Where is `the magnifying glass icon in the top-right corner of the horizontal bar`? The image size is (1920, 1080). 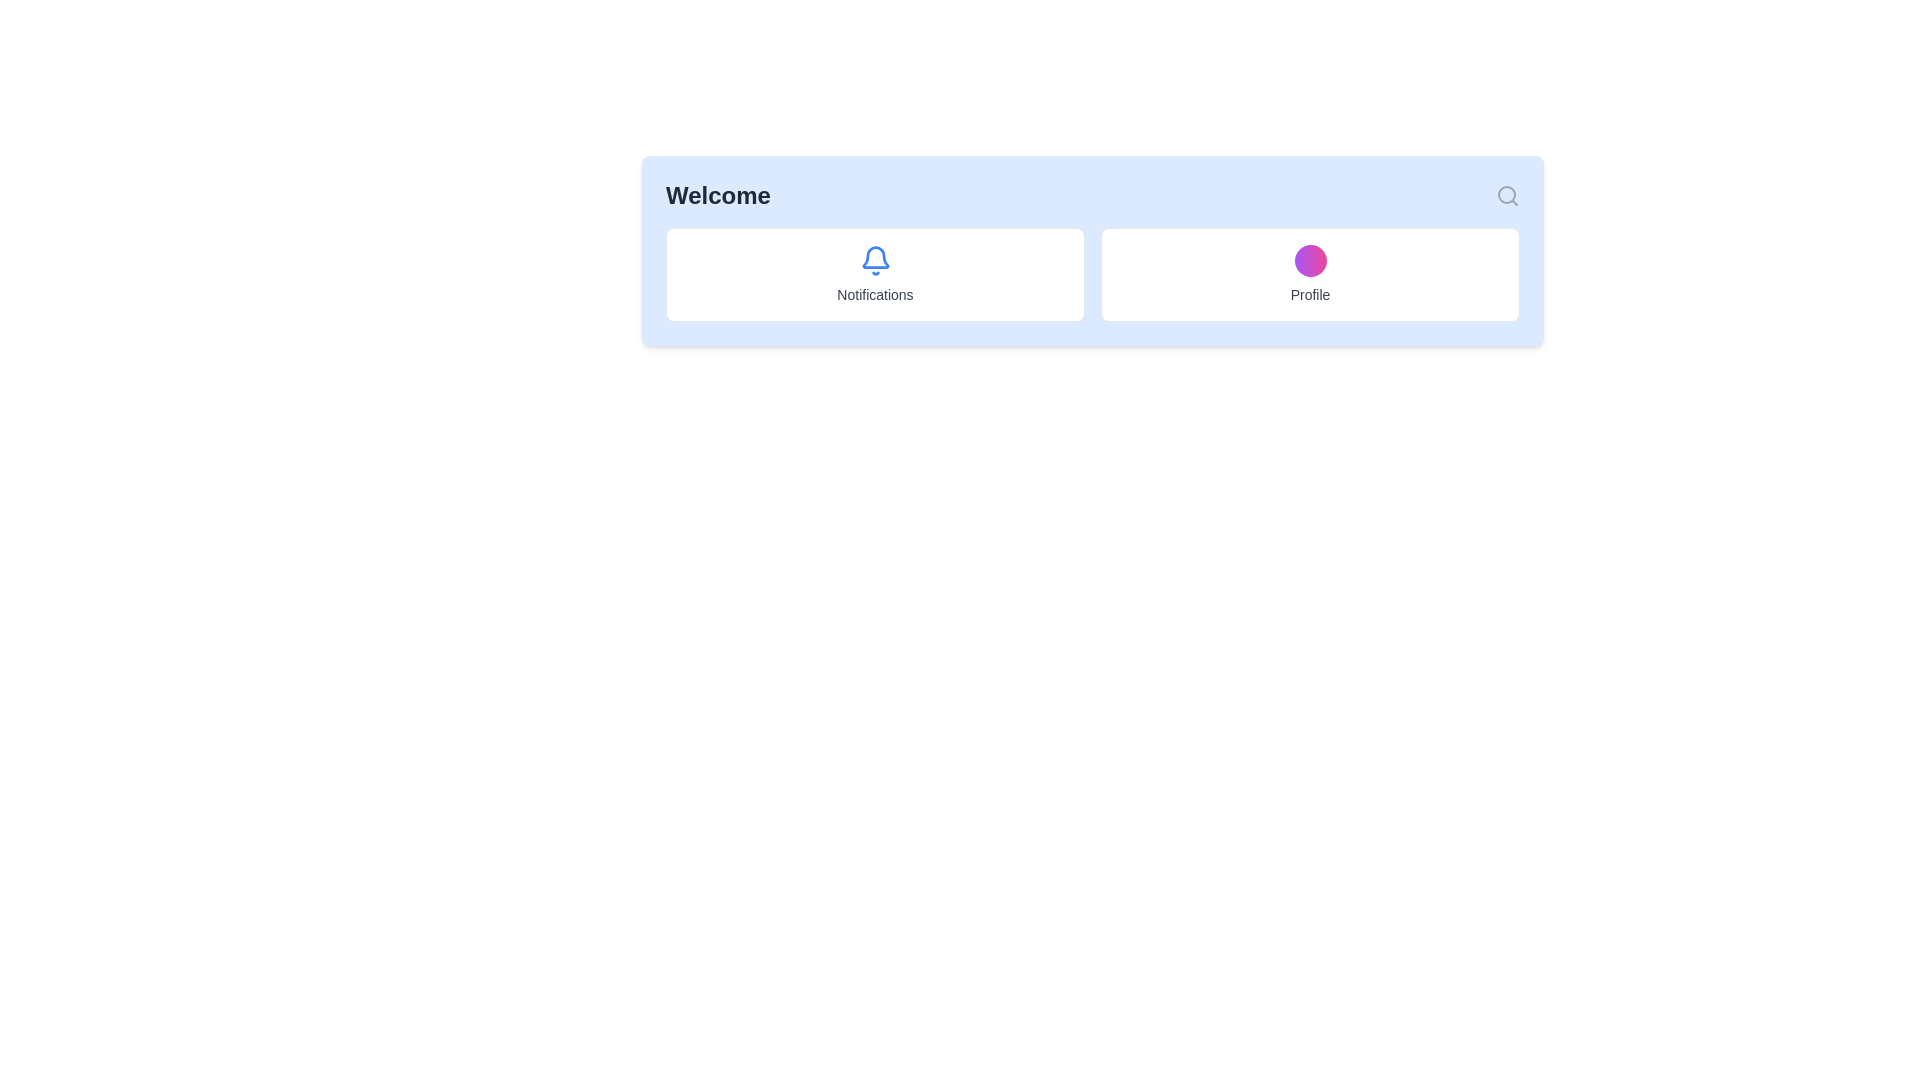
the magnifying glass icon in the top-right corner of the horizontal bar is located at coordinates (1507, 196).